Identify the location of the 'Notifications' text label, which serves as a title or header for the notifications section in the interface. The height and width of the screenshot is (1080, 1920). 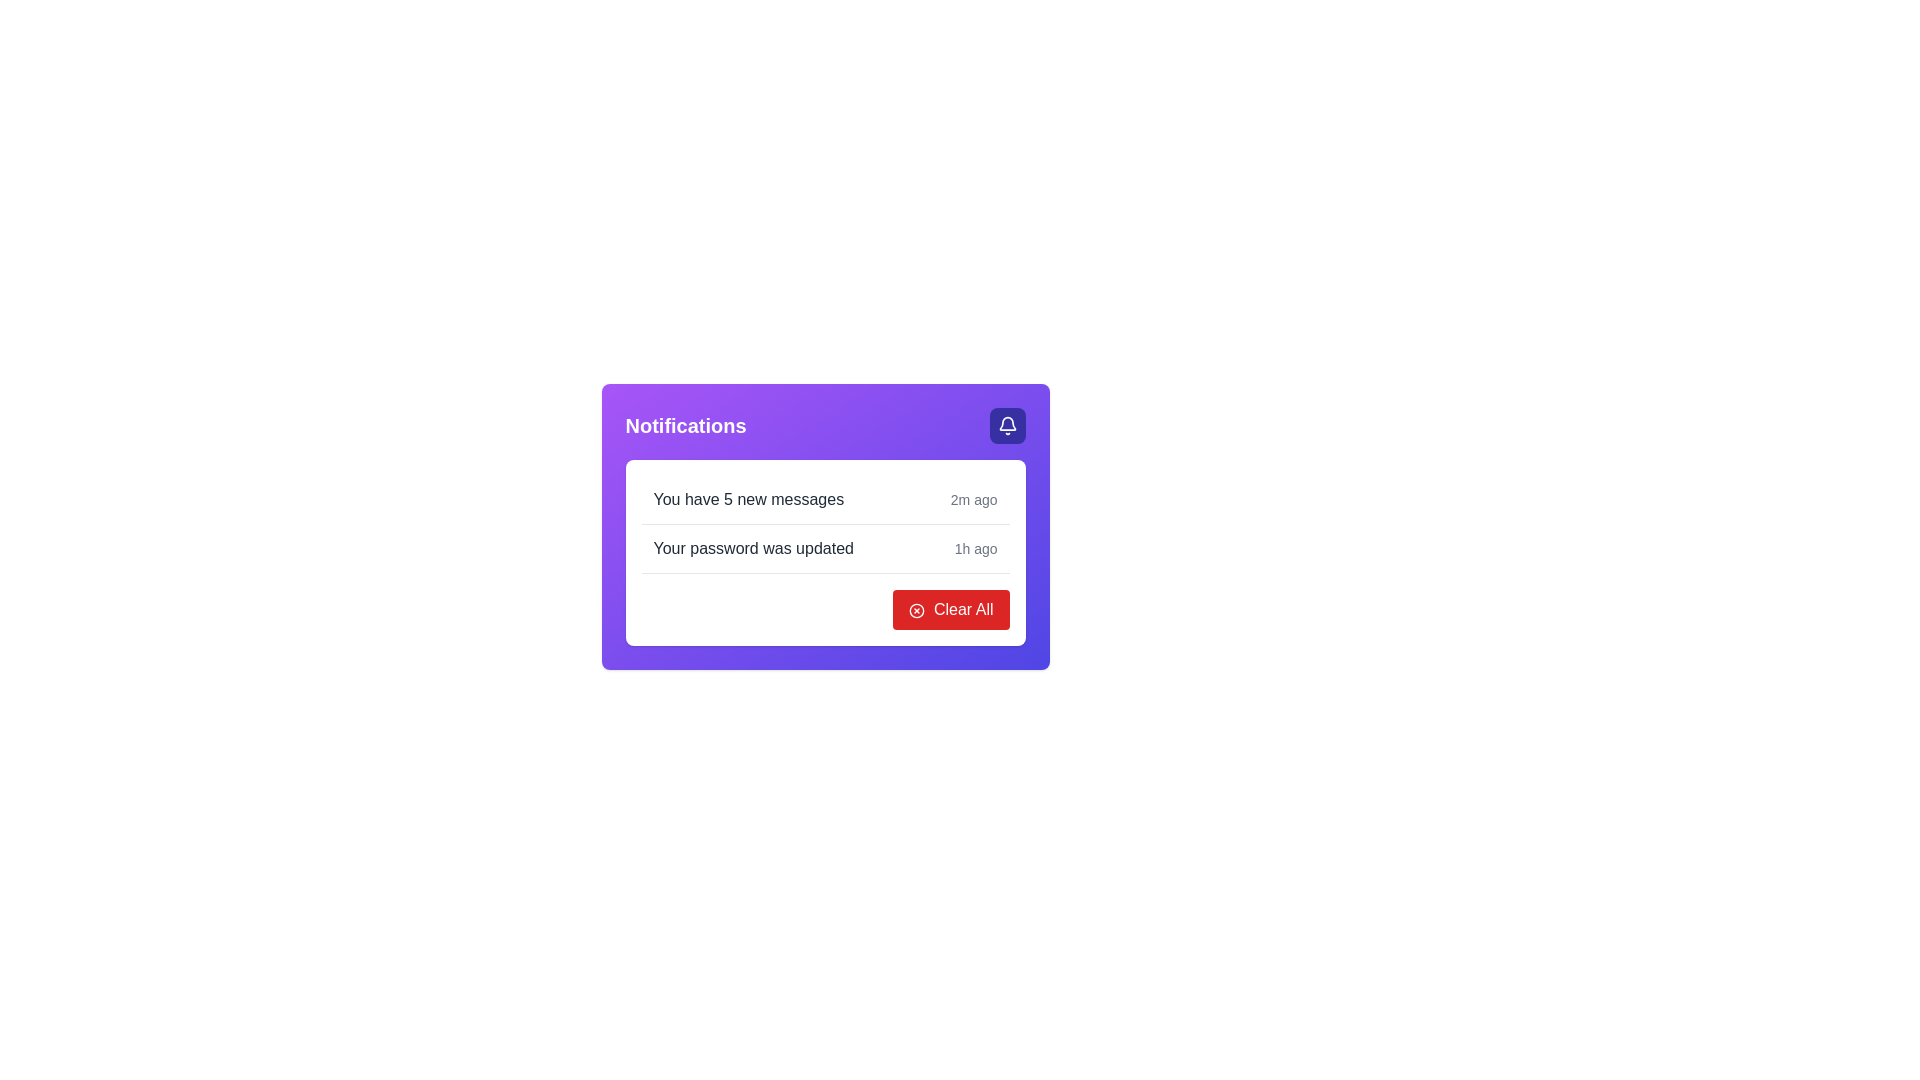
(686, 424).